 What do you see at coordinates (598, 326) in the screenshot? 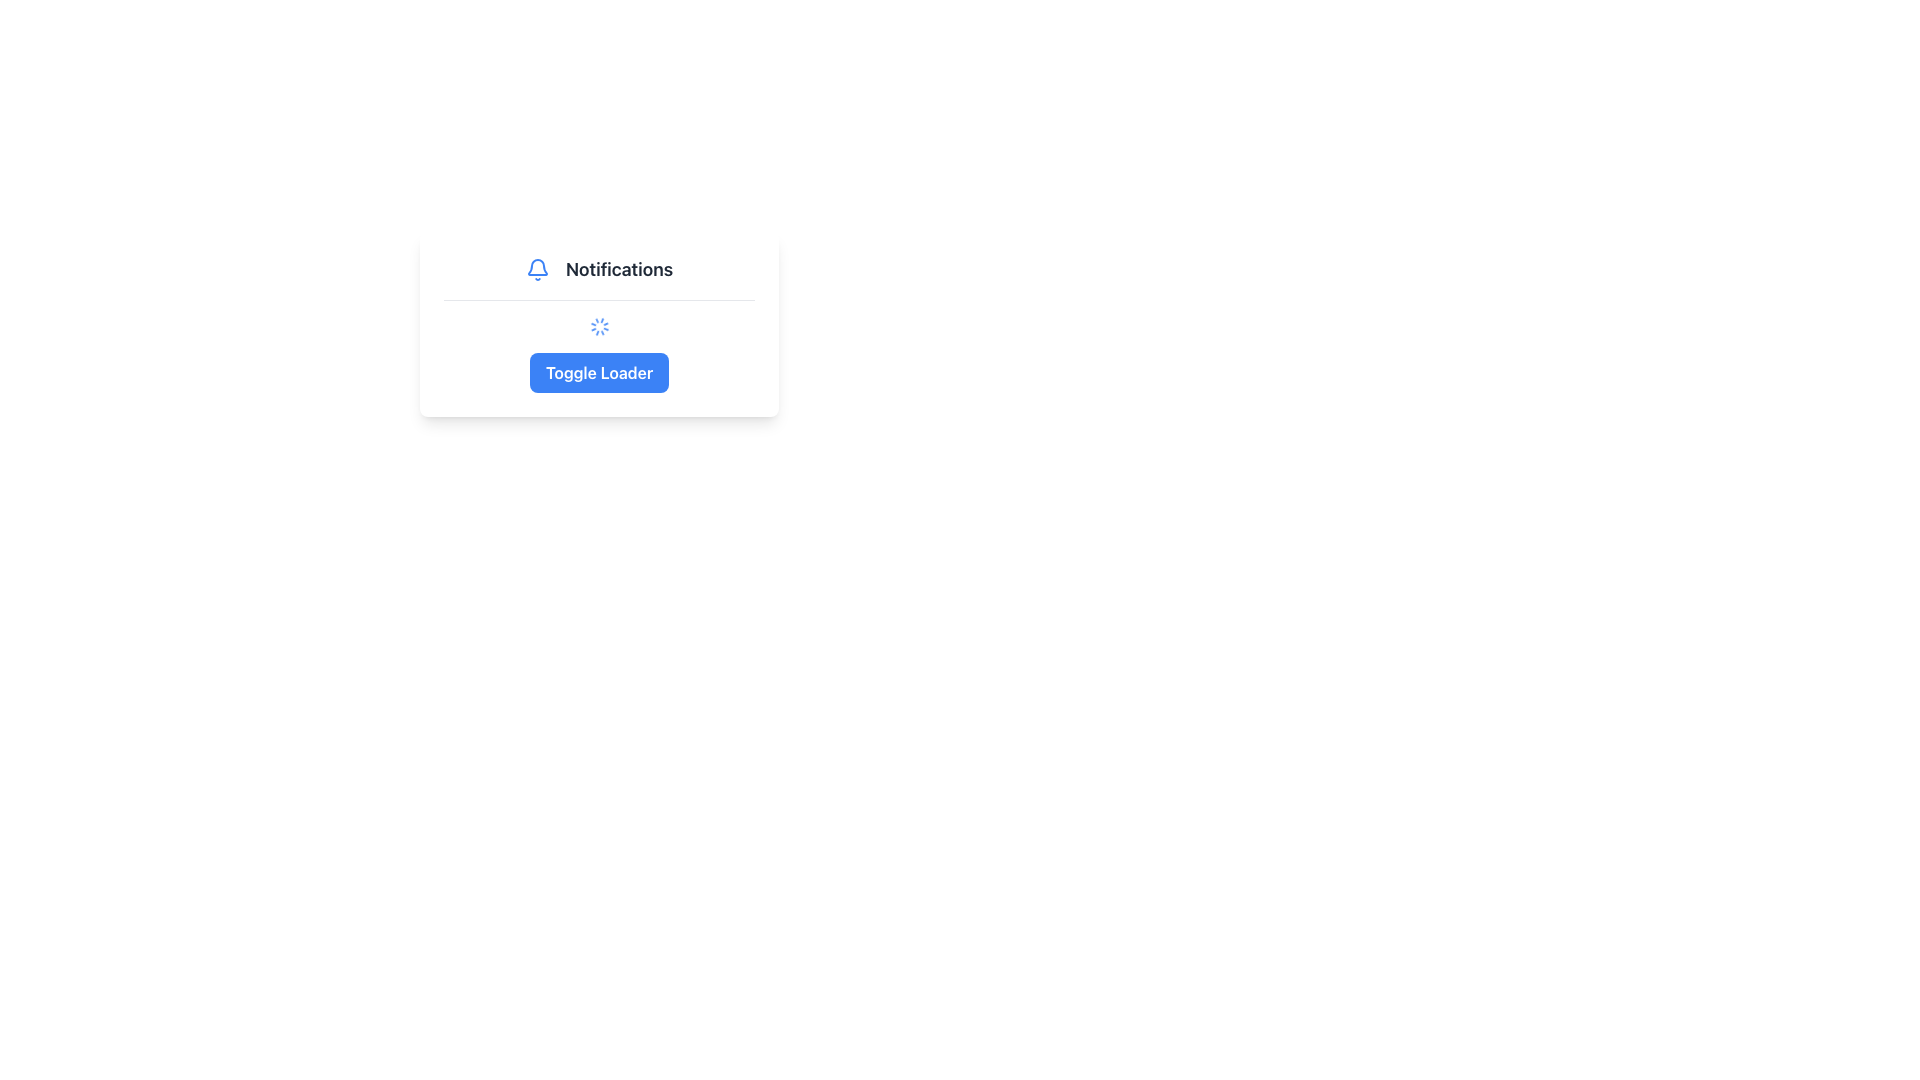
I see `the animation of the Loading Spinner, which is located at the center of the card, directly below a horizontal divider line and above the blue rectangular button labeled 'Toggle Loader'` at bounding box center [598, 326].